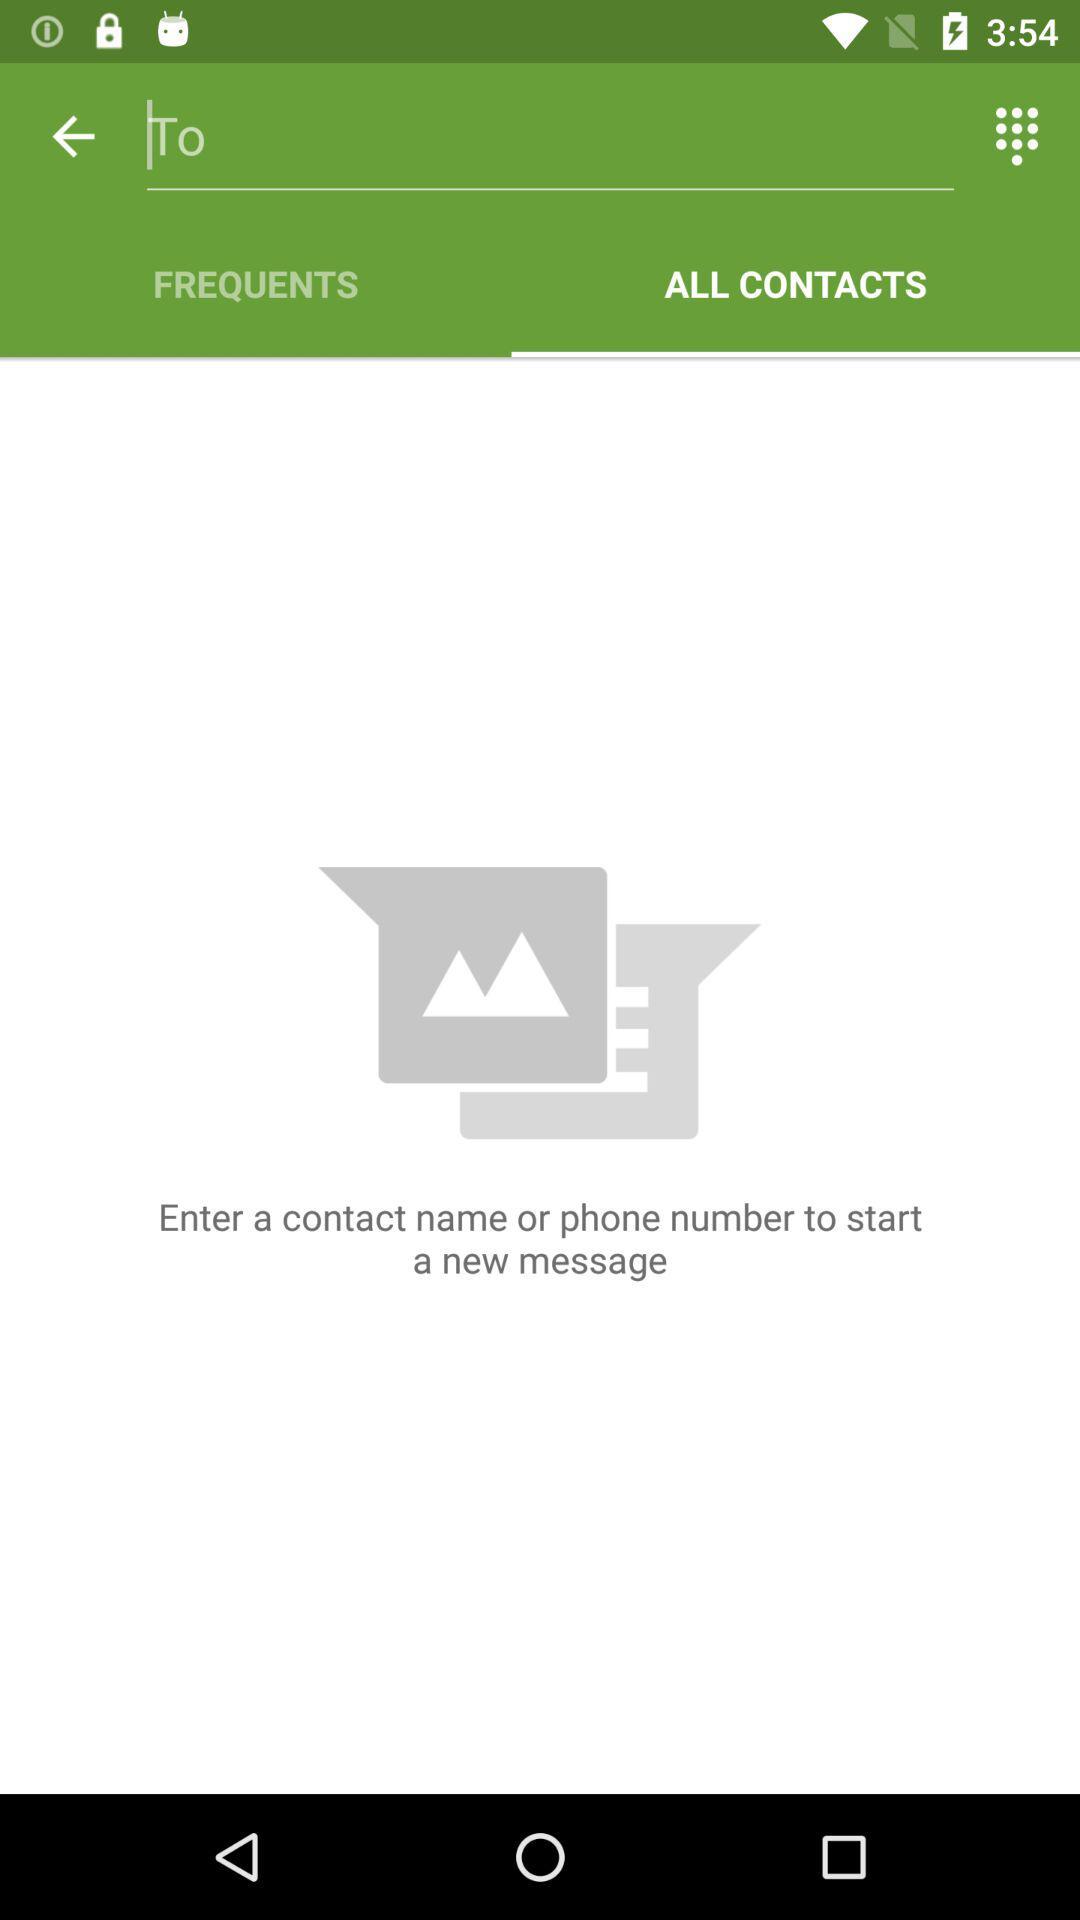 This screenshot has width=1080, height=1920. What do you see at coordinates (254, 282) in the screenshot?
I see `frequents` at bounding box center [254, 282].